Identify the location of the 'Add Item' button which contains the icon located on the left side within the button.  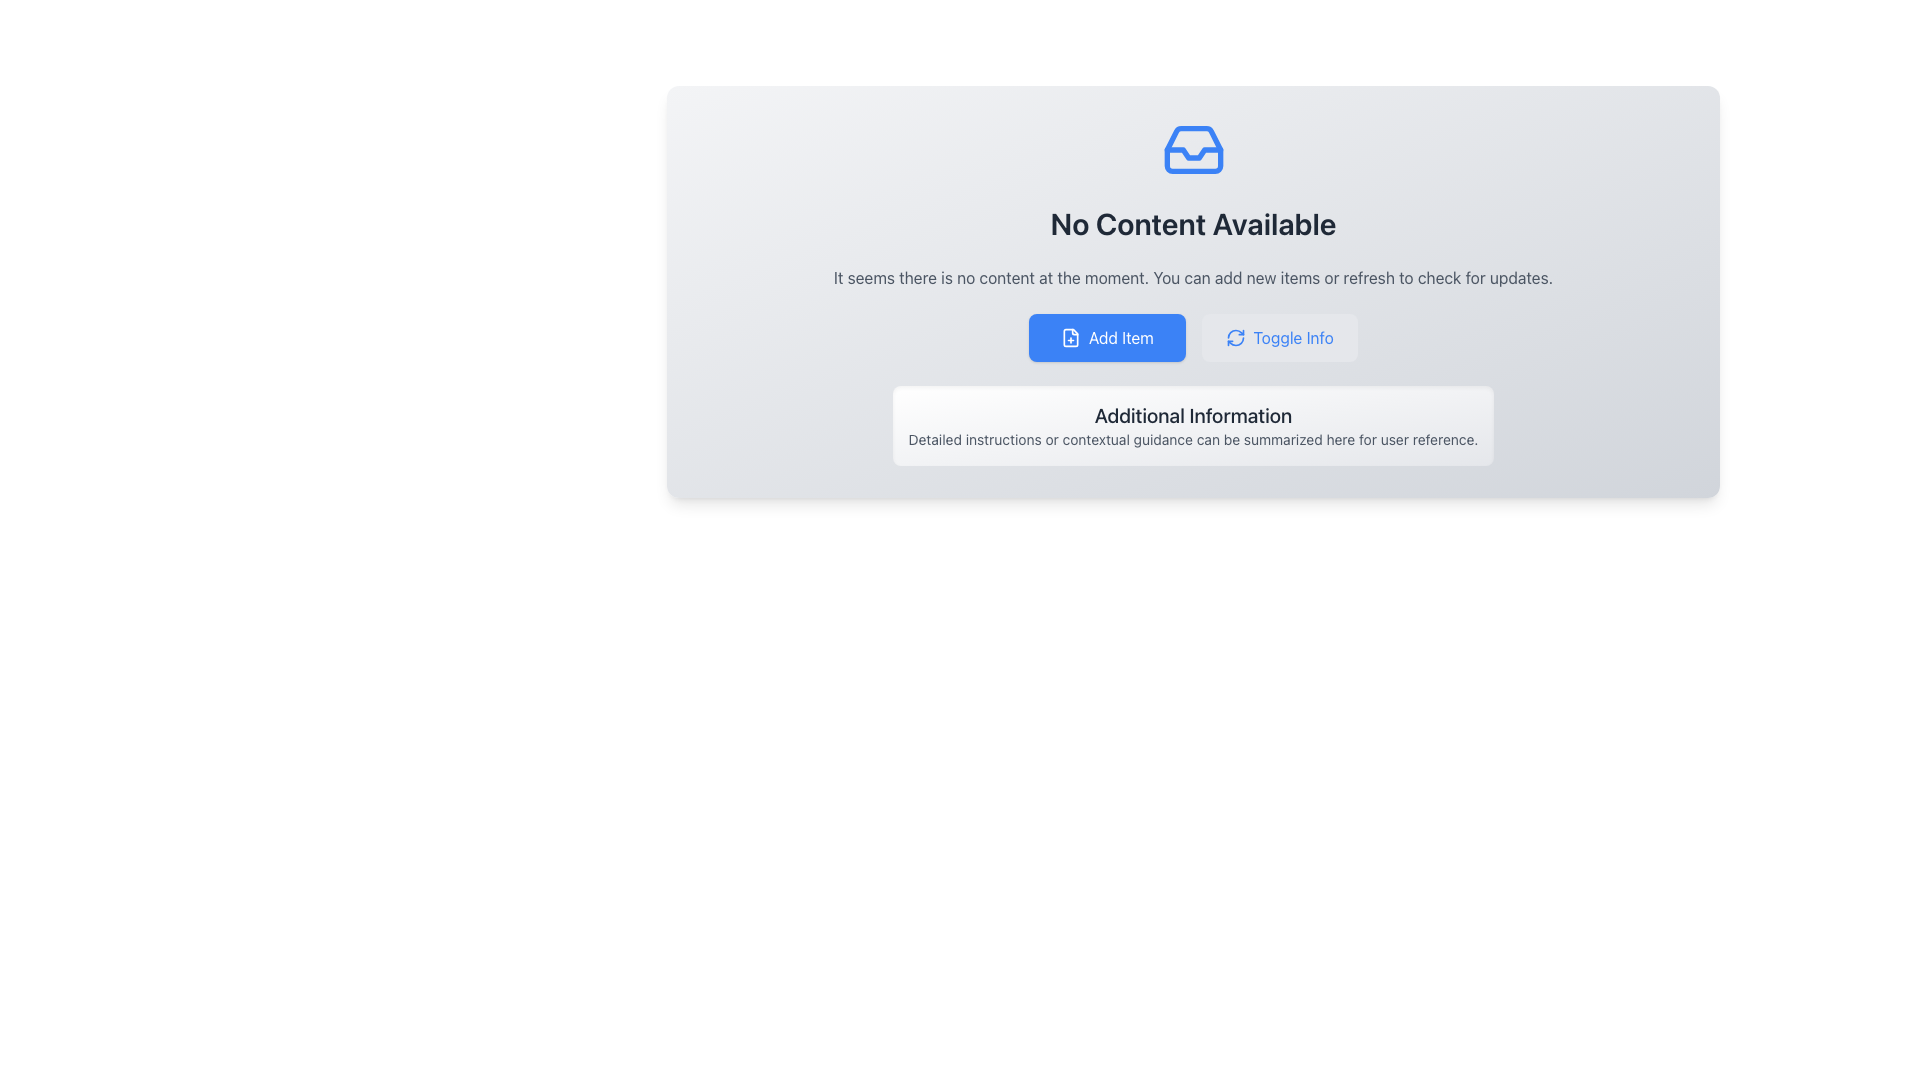
(1069, 337).